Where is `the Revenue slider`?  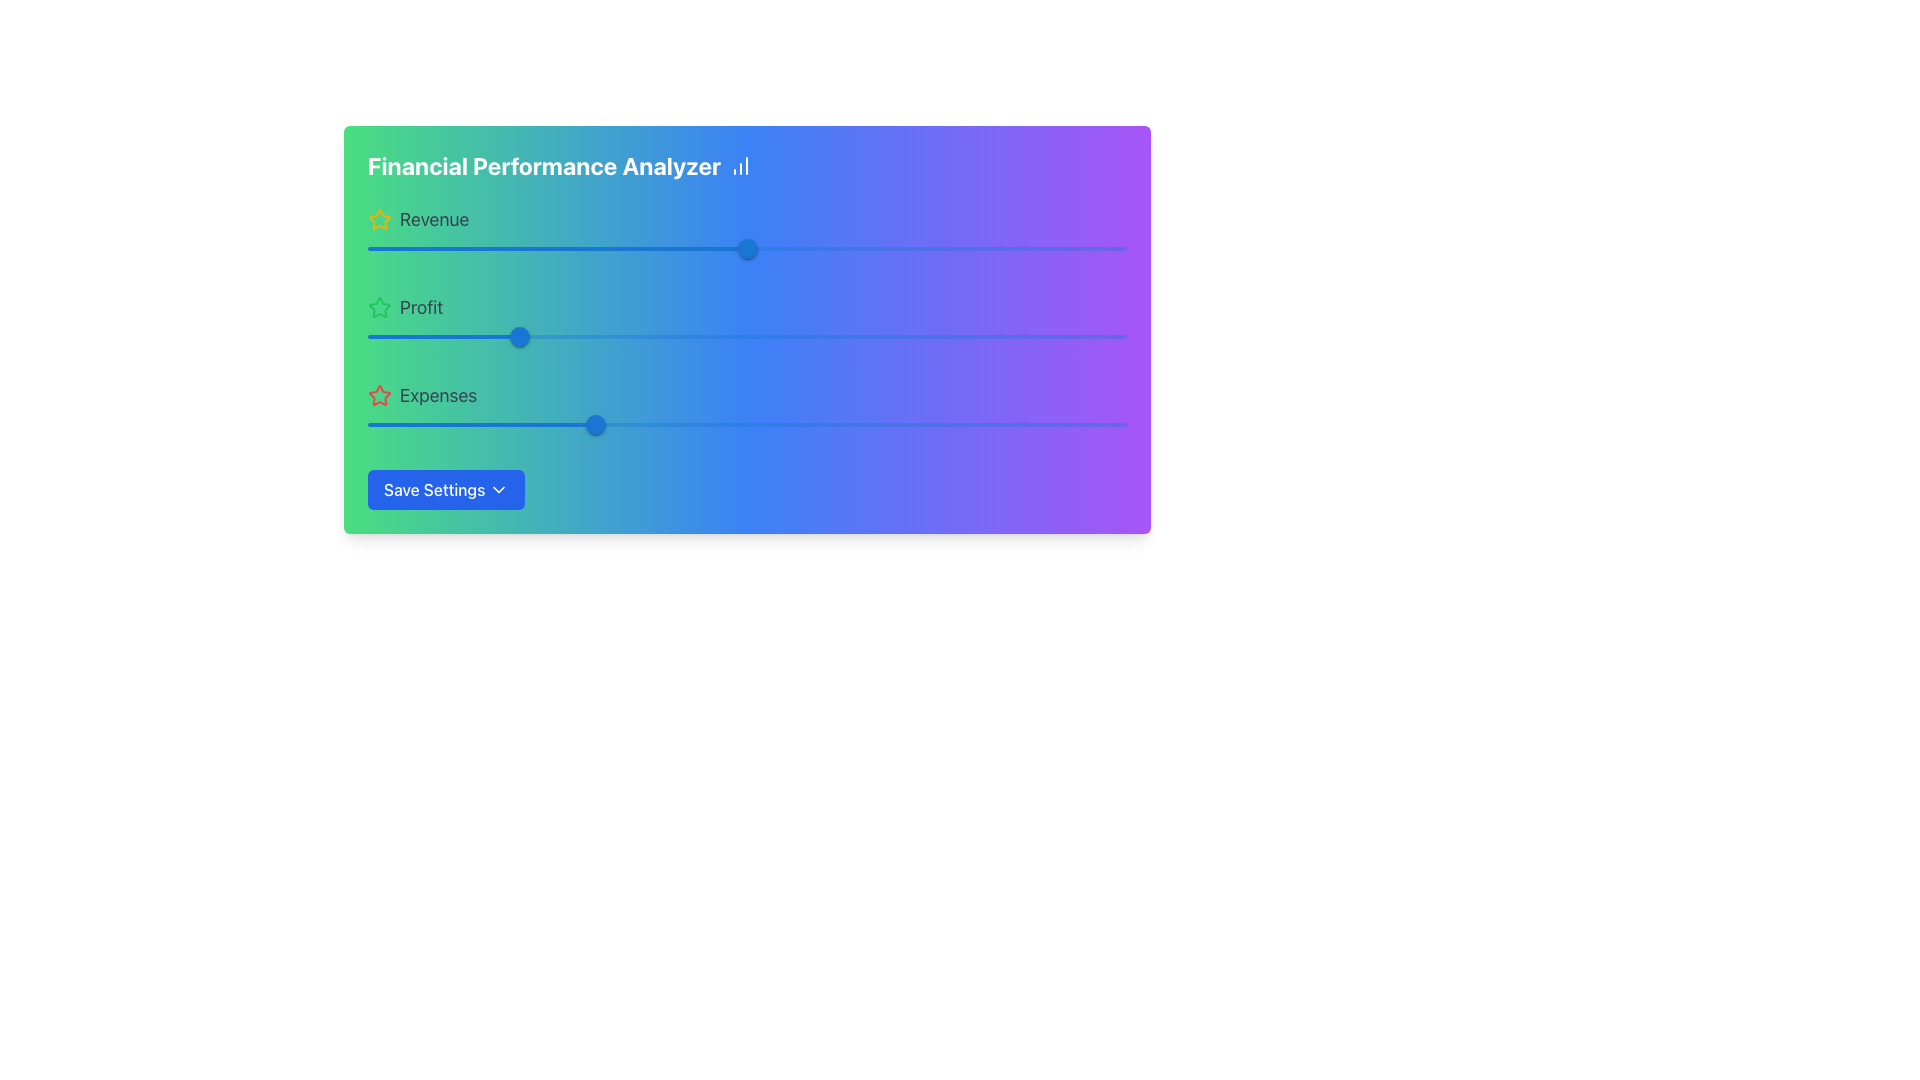 the Revenue slider is located at coordinates (579, 248).